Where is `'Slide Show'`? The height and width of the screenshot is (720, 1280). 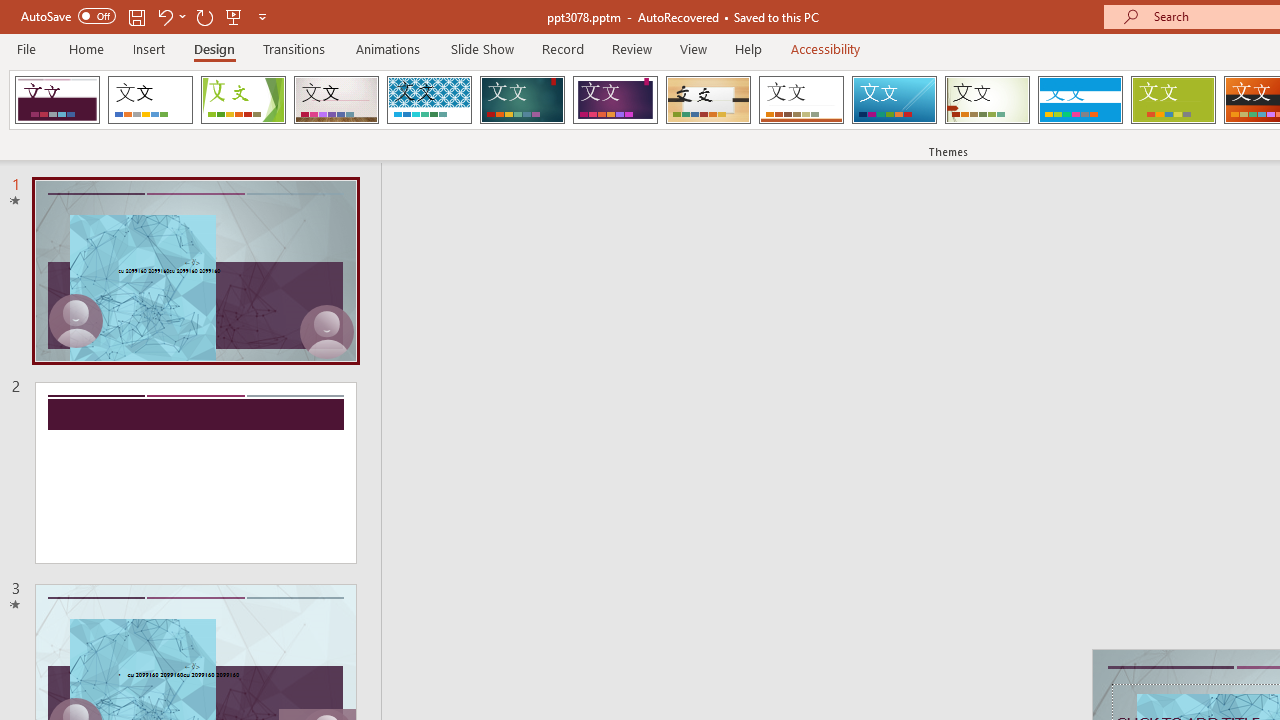 'Slide Show' is located at coordinates (481, 48).